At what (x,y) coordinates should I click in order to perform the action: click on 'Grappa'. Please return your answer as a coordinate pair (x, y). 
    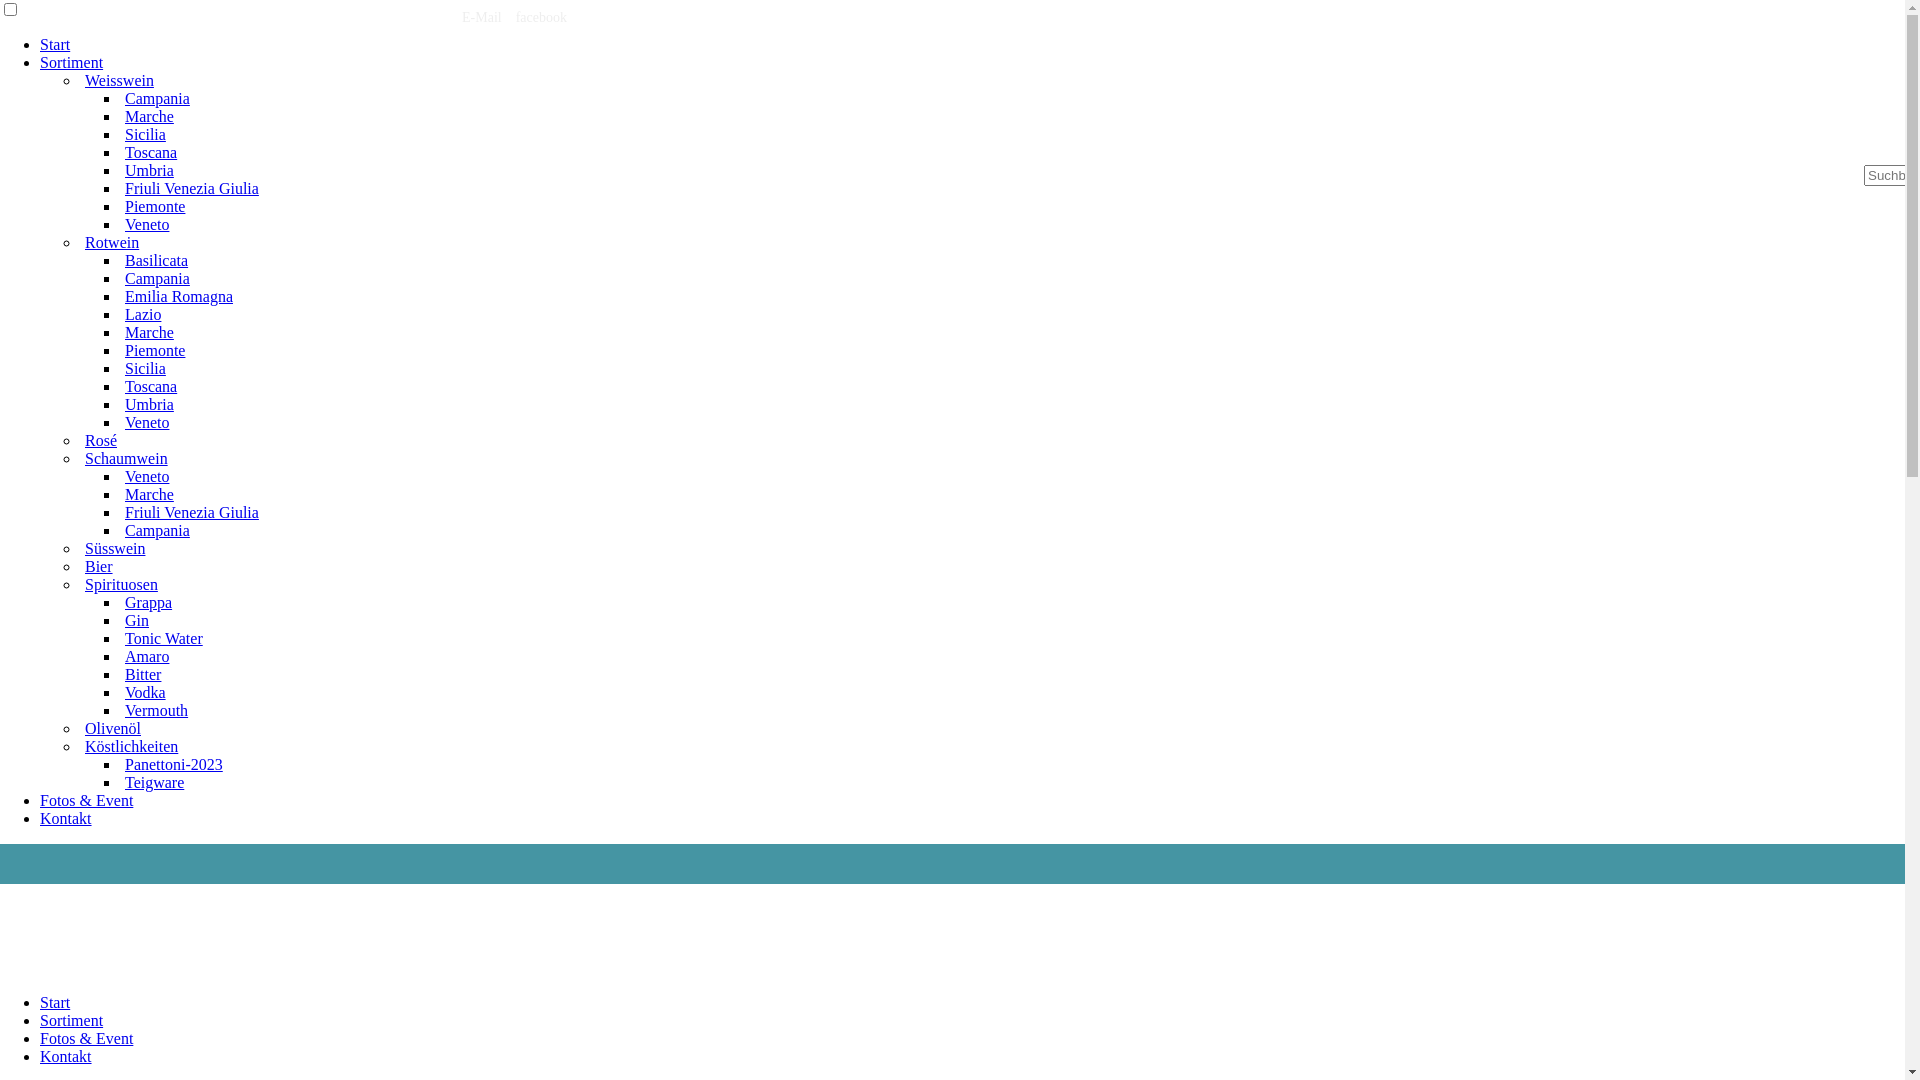
    Looking at the image, I should click on (119, 601).